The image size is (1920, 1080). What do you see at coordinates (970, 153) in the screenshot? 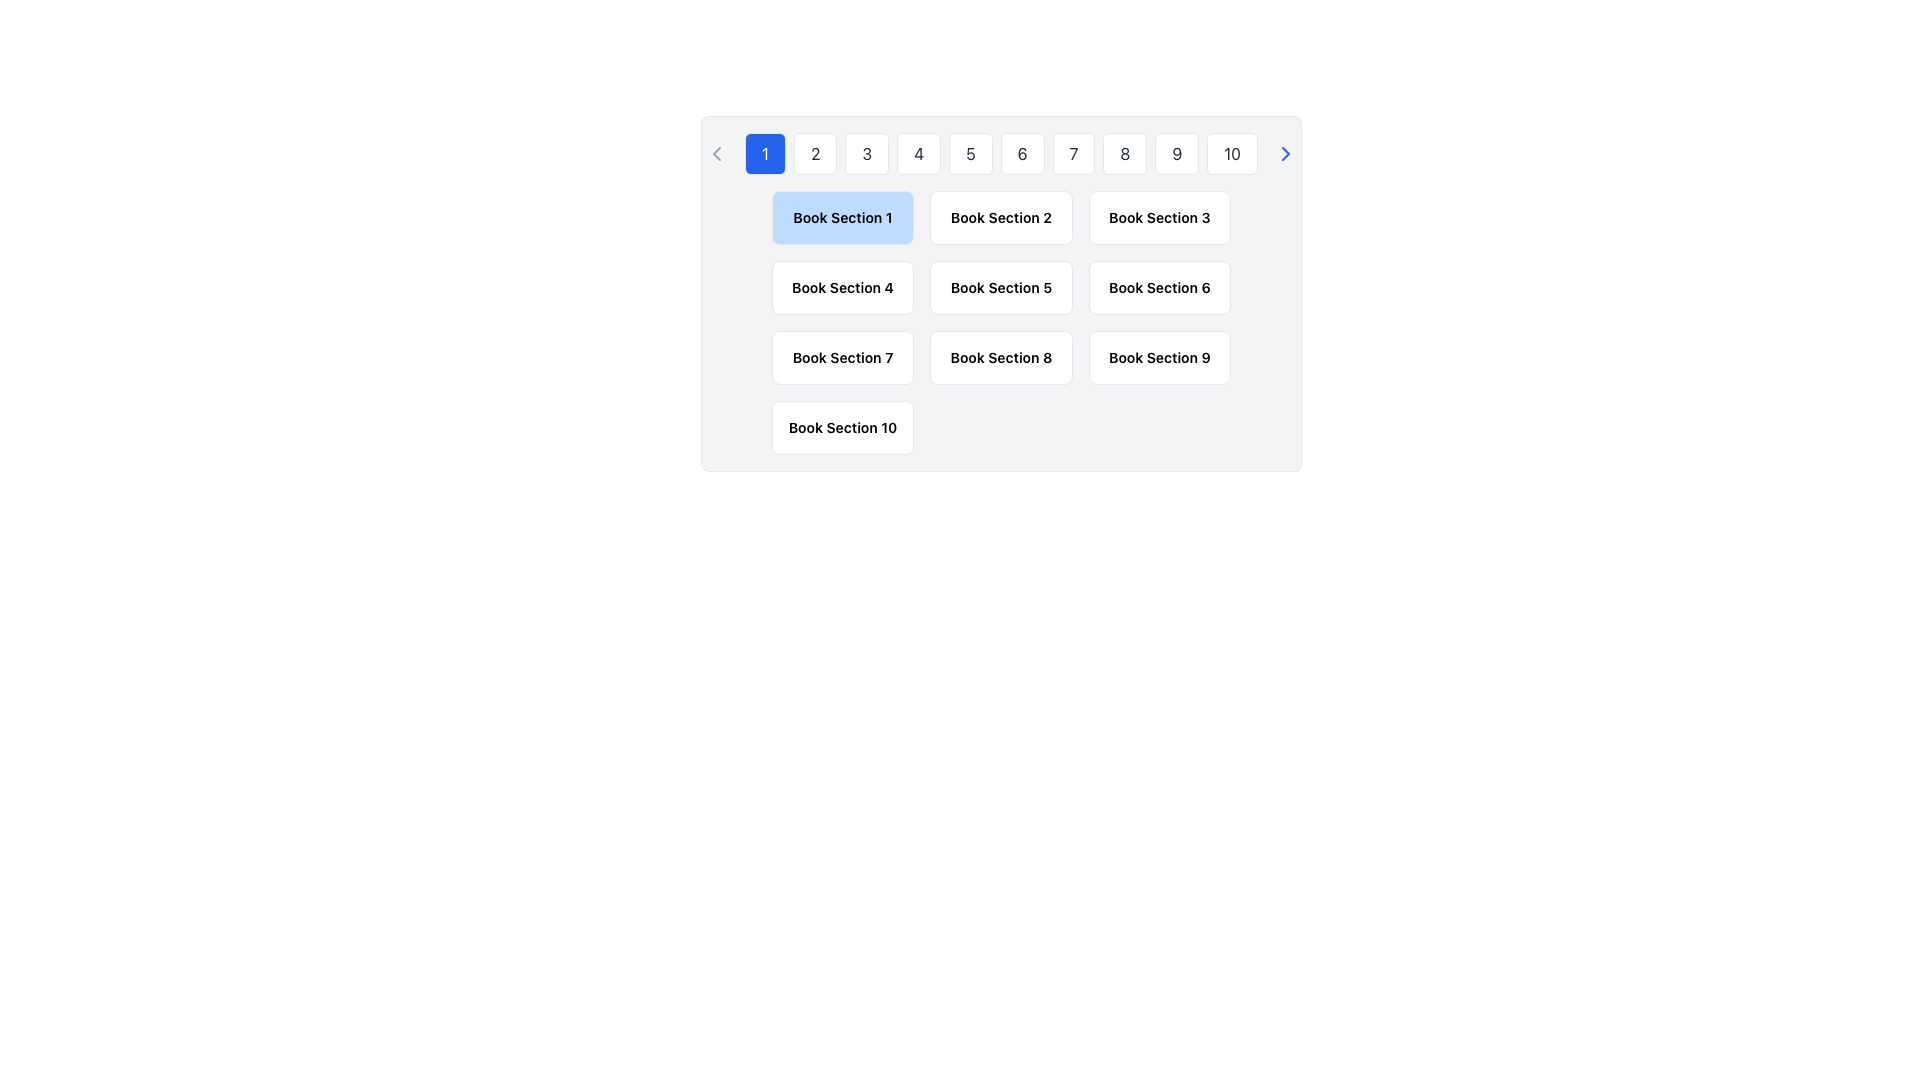
I see `the fifth button in the row of numbered buttons at the top of the book section interface` at bounding box center [970, 153].